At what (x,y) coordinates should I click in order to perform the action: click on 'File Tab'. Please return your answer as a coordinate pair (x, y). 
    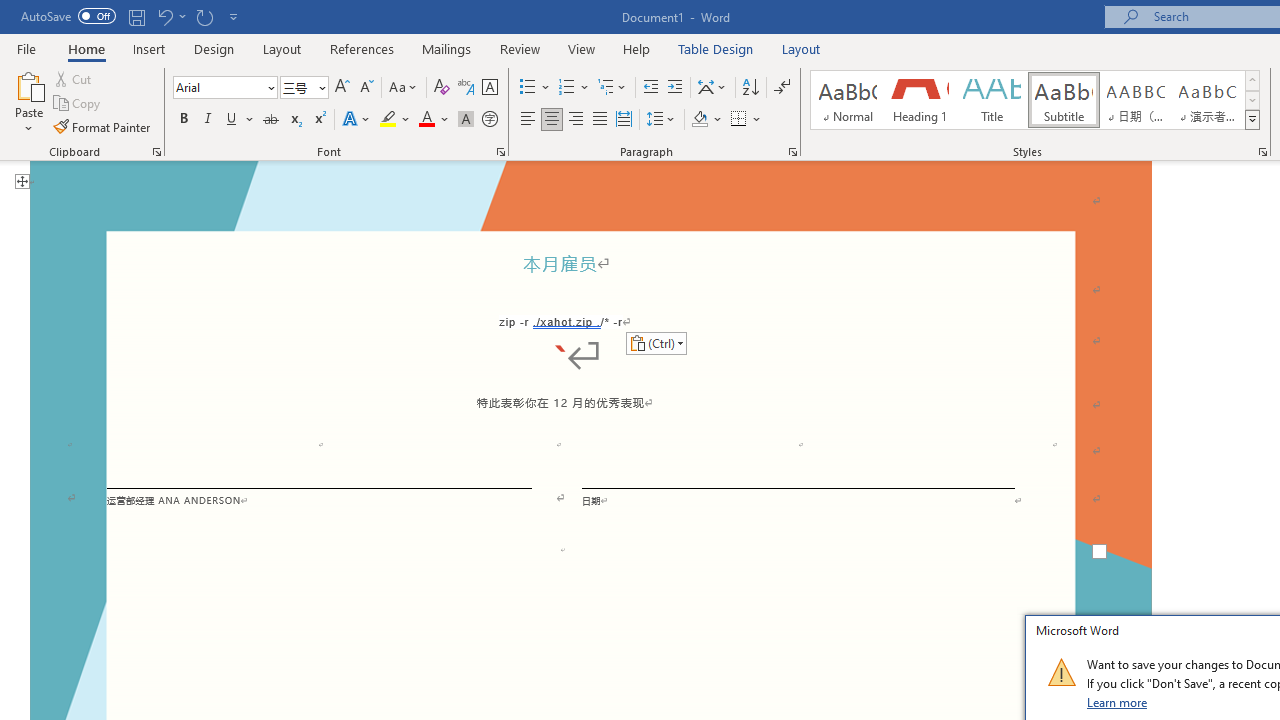
    Looking at the image, I should click on (26, 47).